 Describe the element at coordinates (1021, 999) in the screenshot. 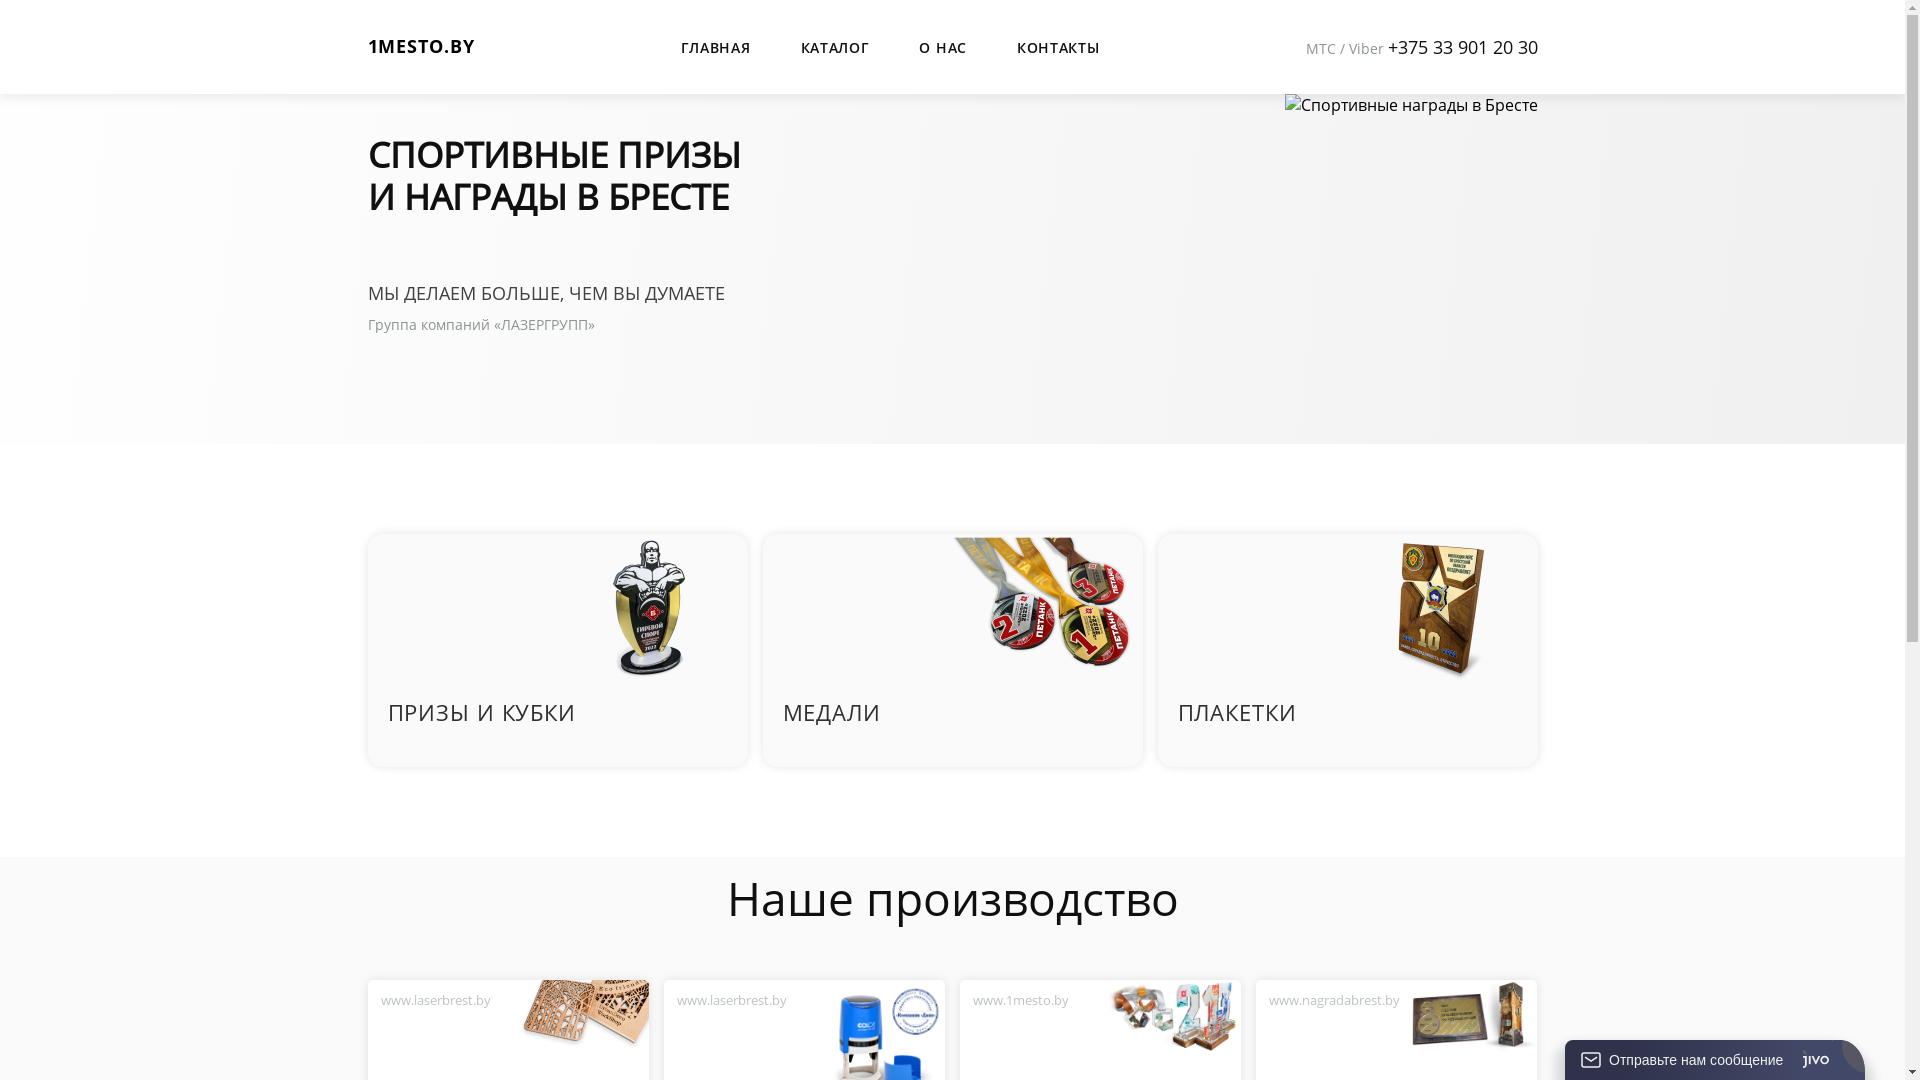

I see `'www.1mesto.by'` at that location.